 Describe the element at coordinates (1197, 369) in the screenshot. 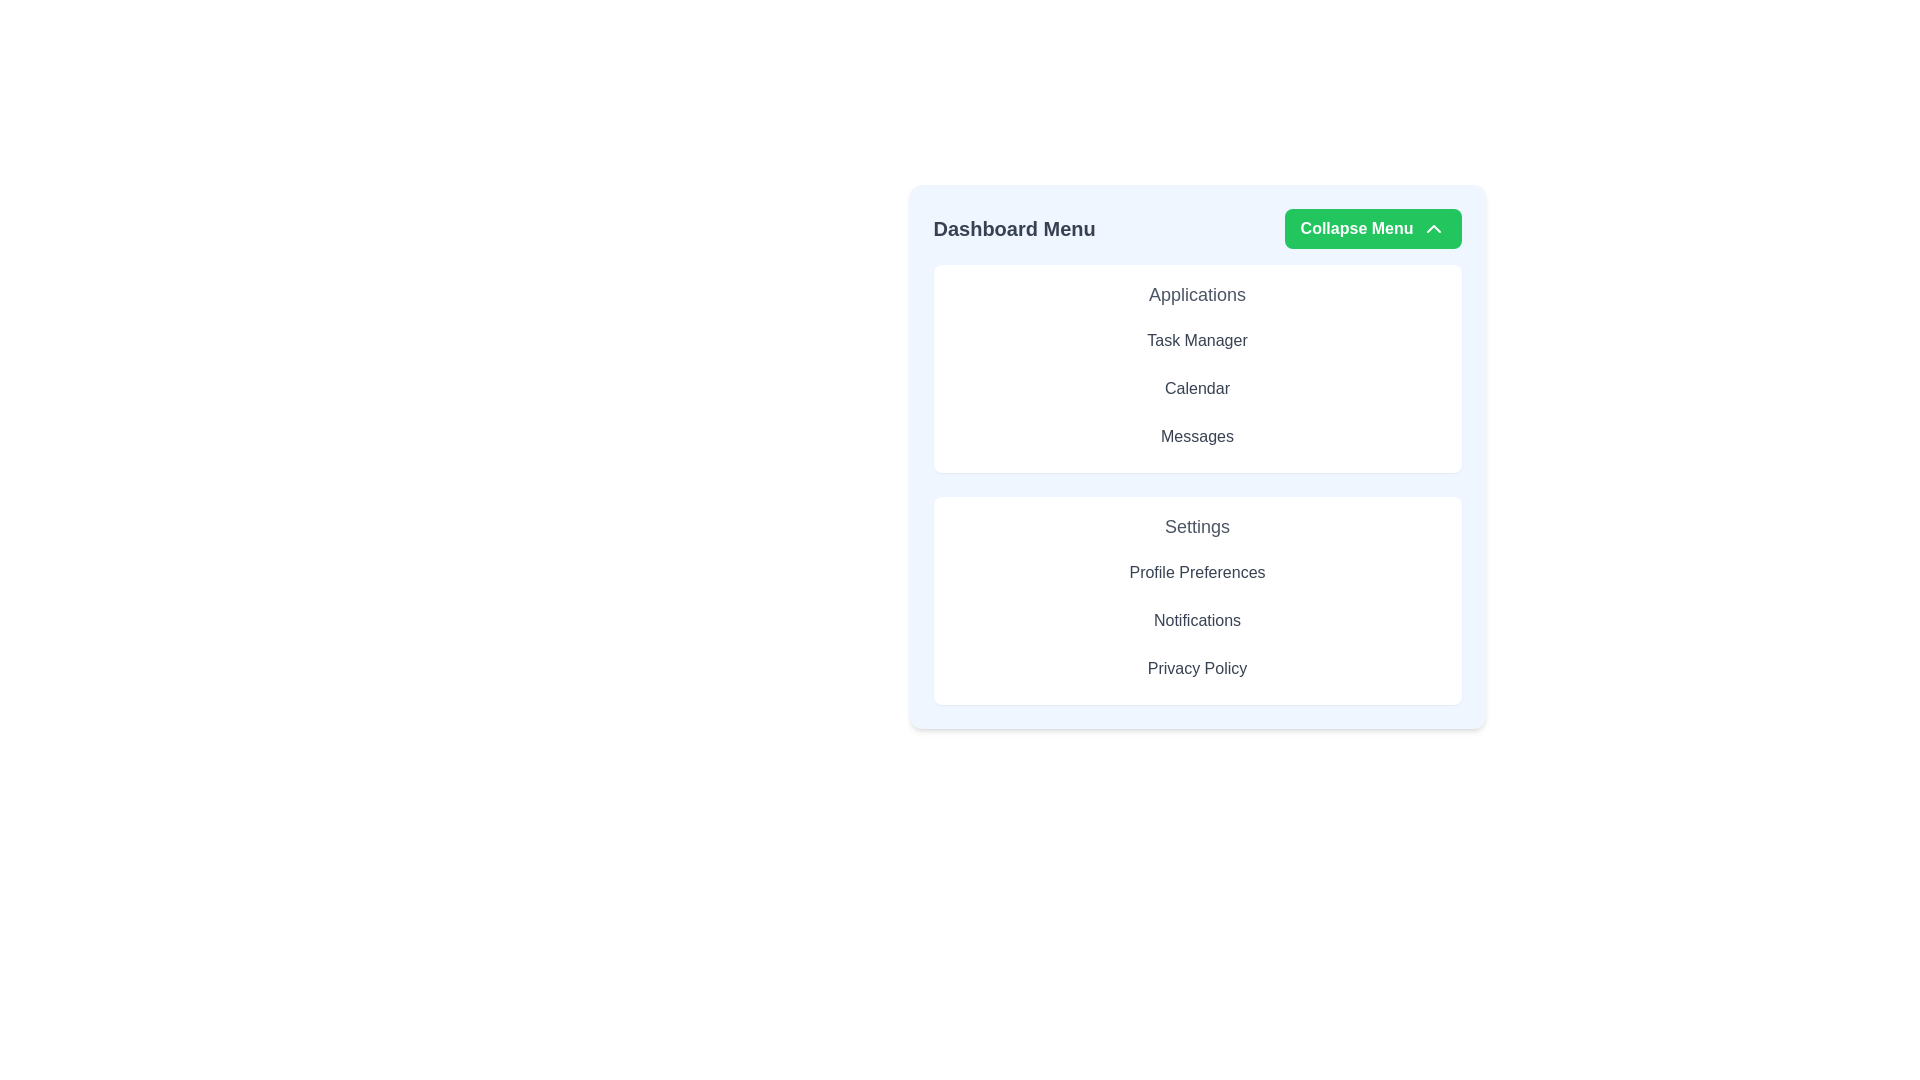

I see `the navigational menu element that displays 'Applications' with three items: 'Task Manager,' 'Calendar,' and 'Messages' arranged vertically` at that location.